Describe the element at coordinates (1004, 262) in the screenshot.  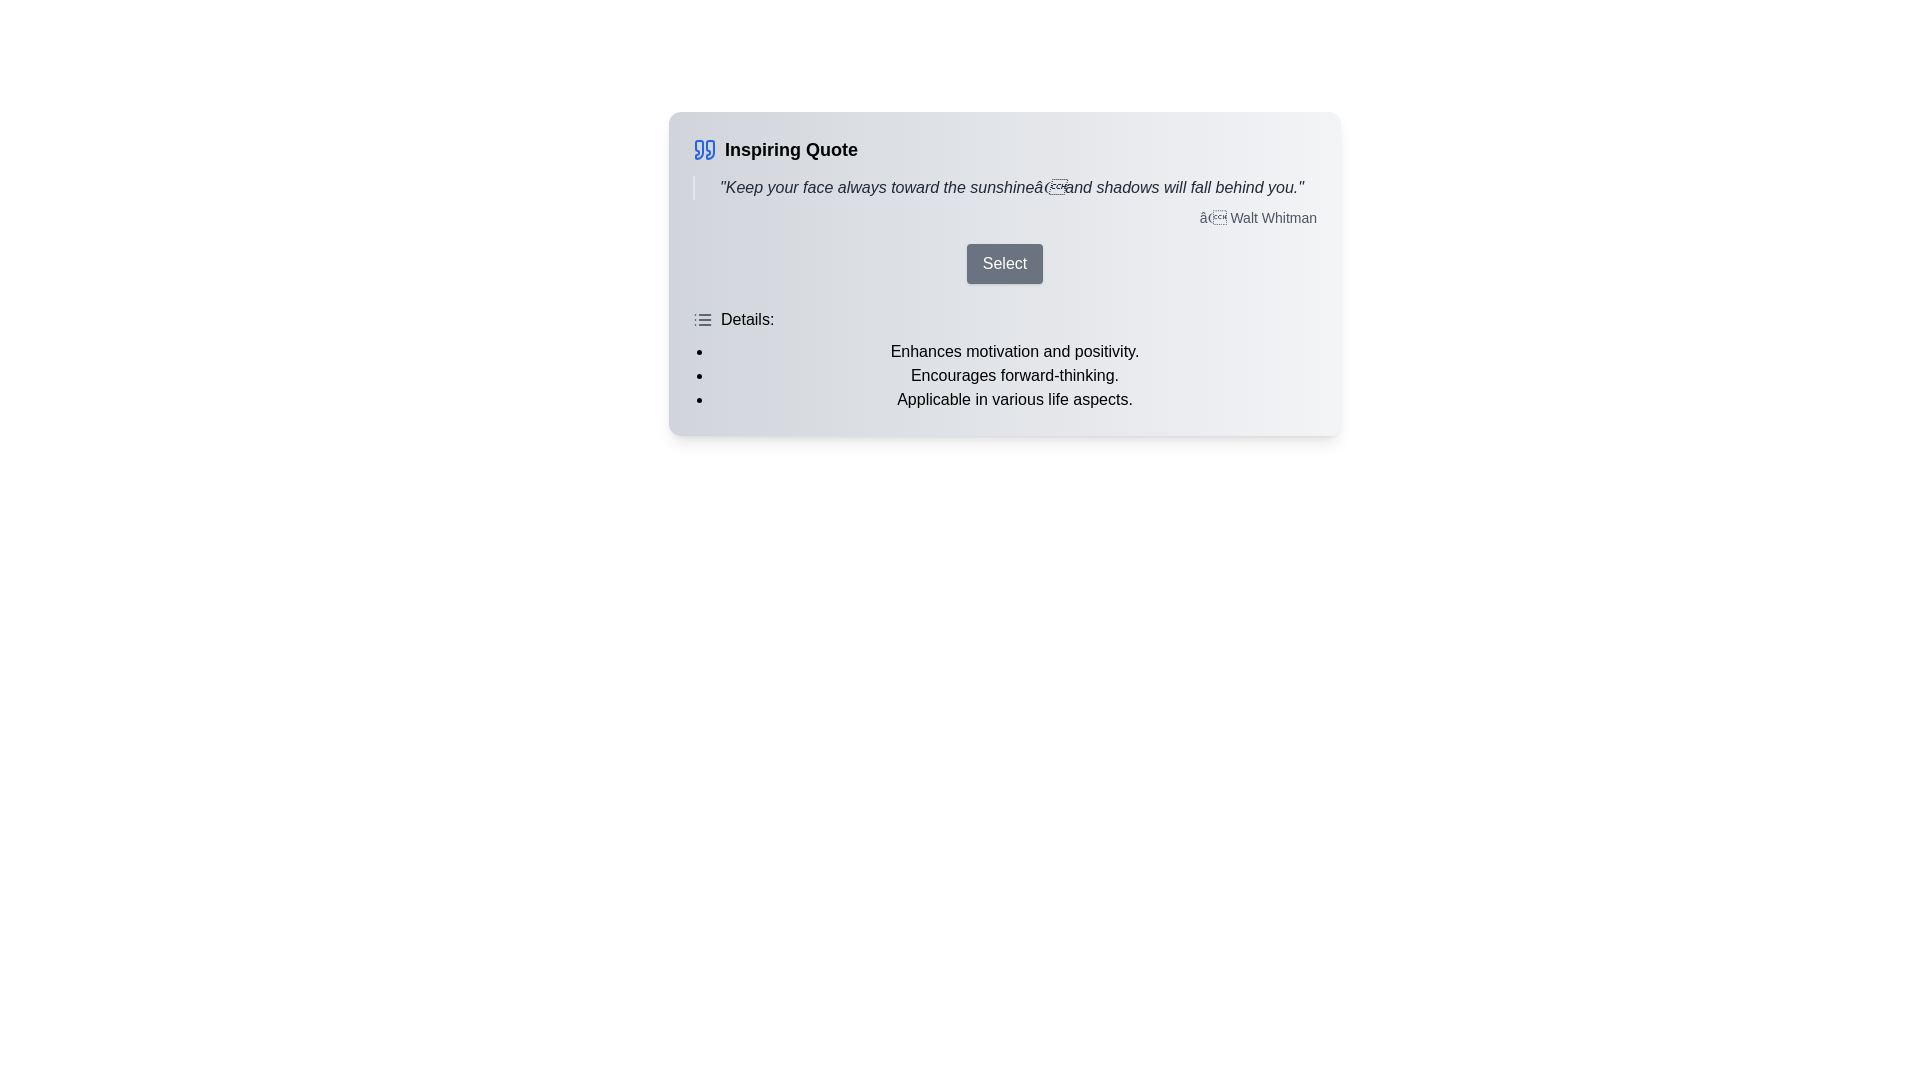
I see `the 'Select' button, which has a gray background and white text, to observe visual feedback` at that location.